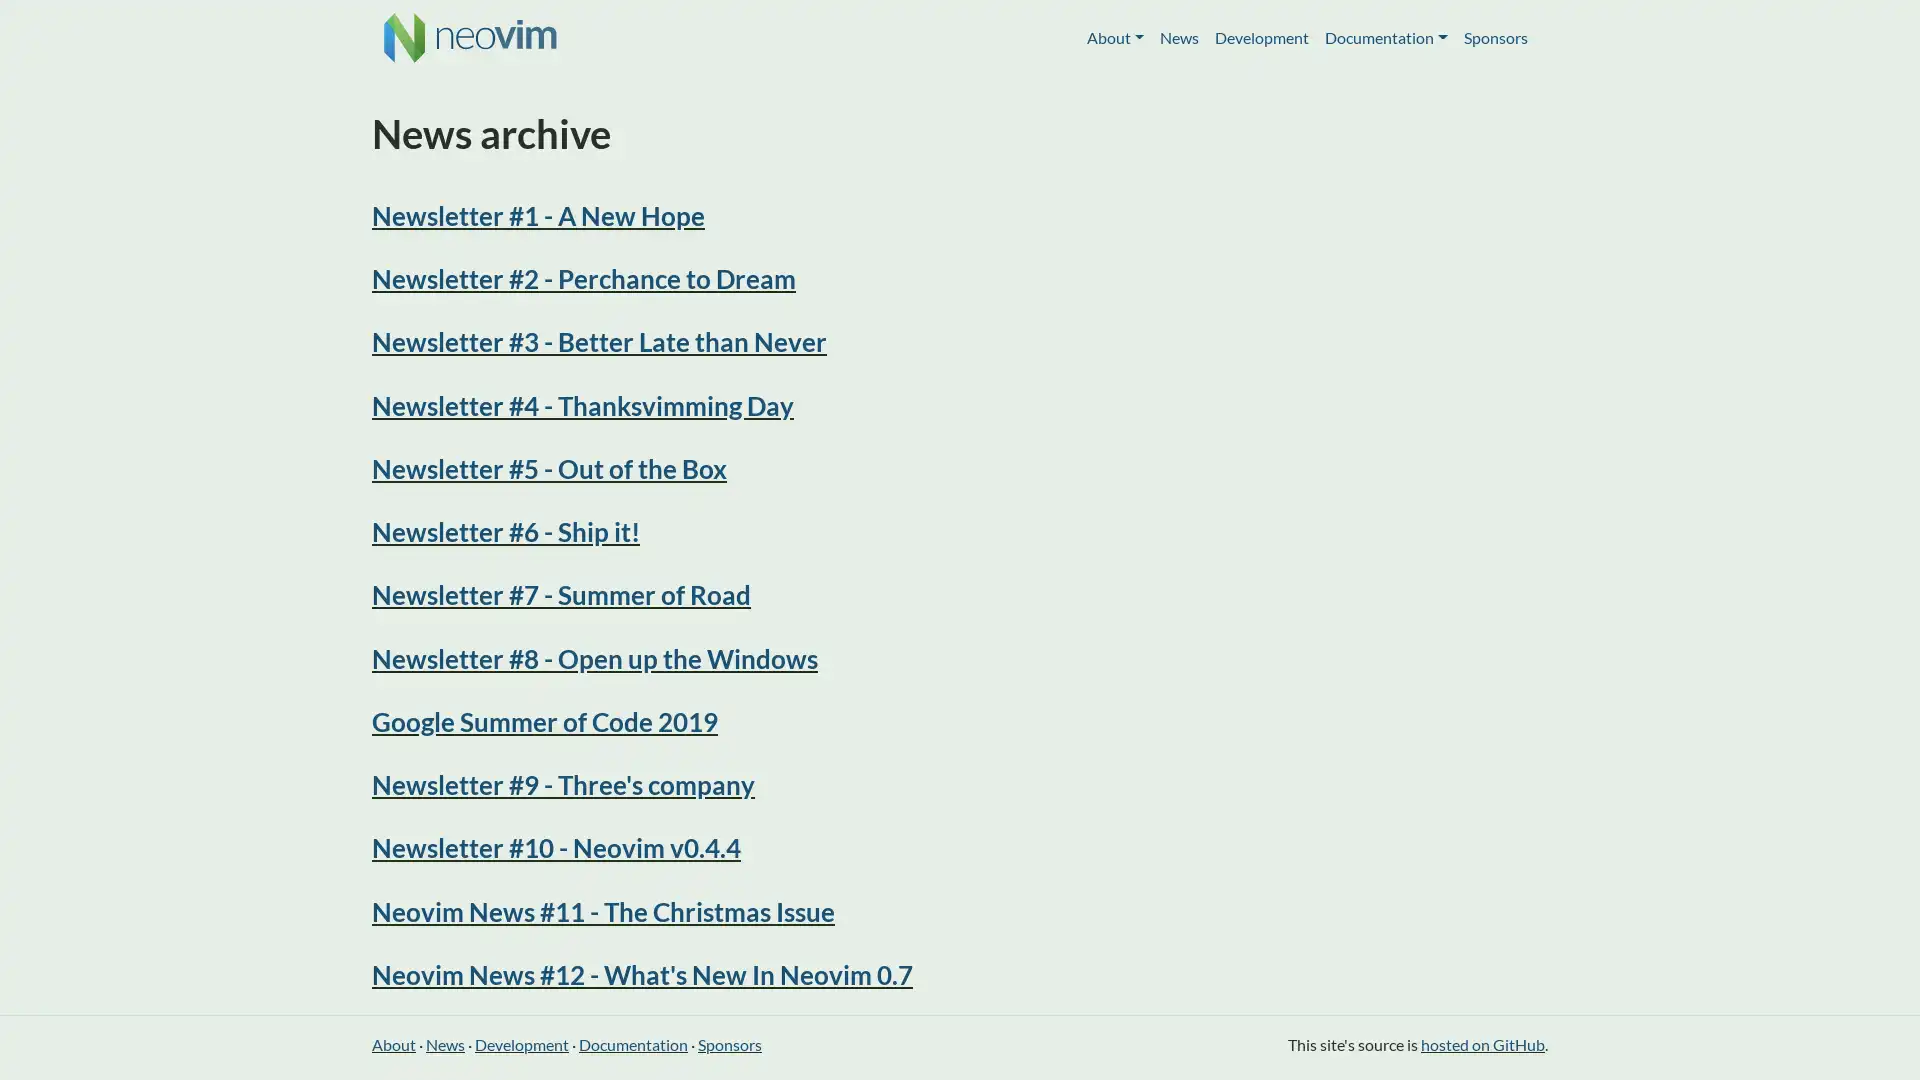 This screenshot has width=1920, height=1080. Describe the element at coordinates (1113, 37) in the screenshot. I see `About` at that location.